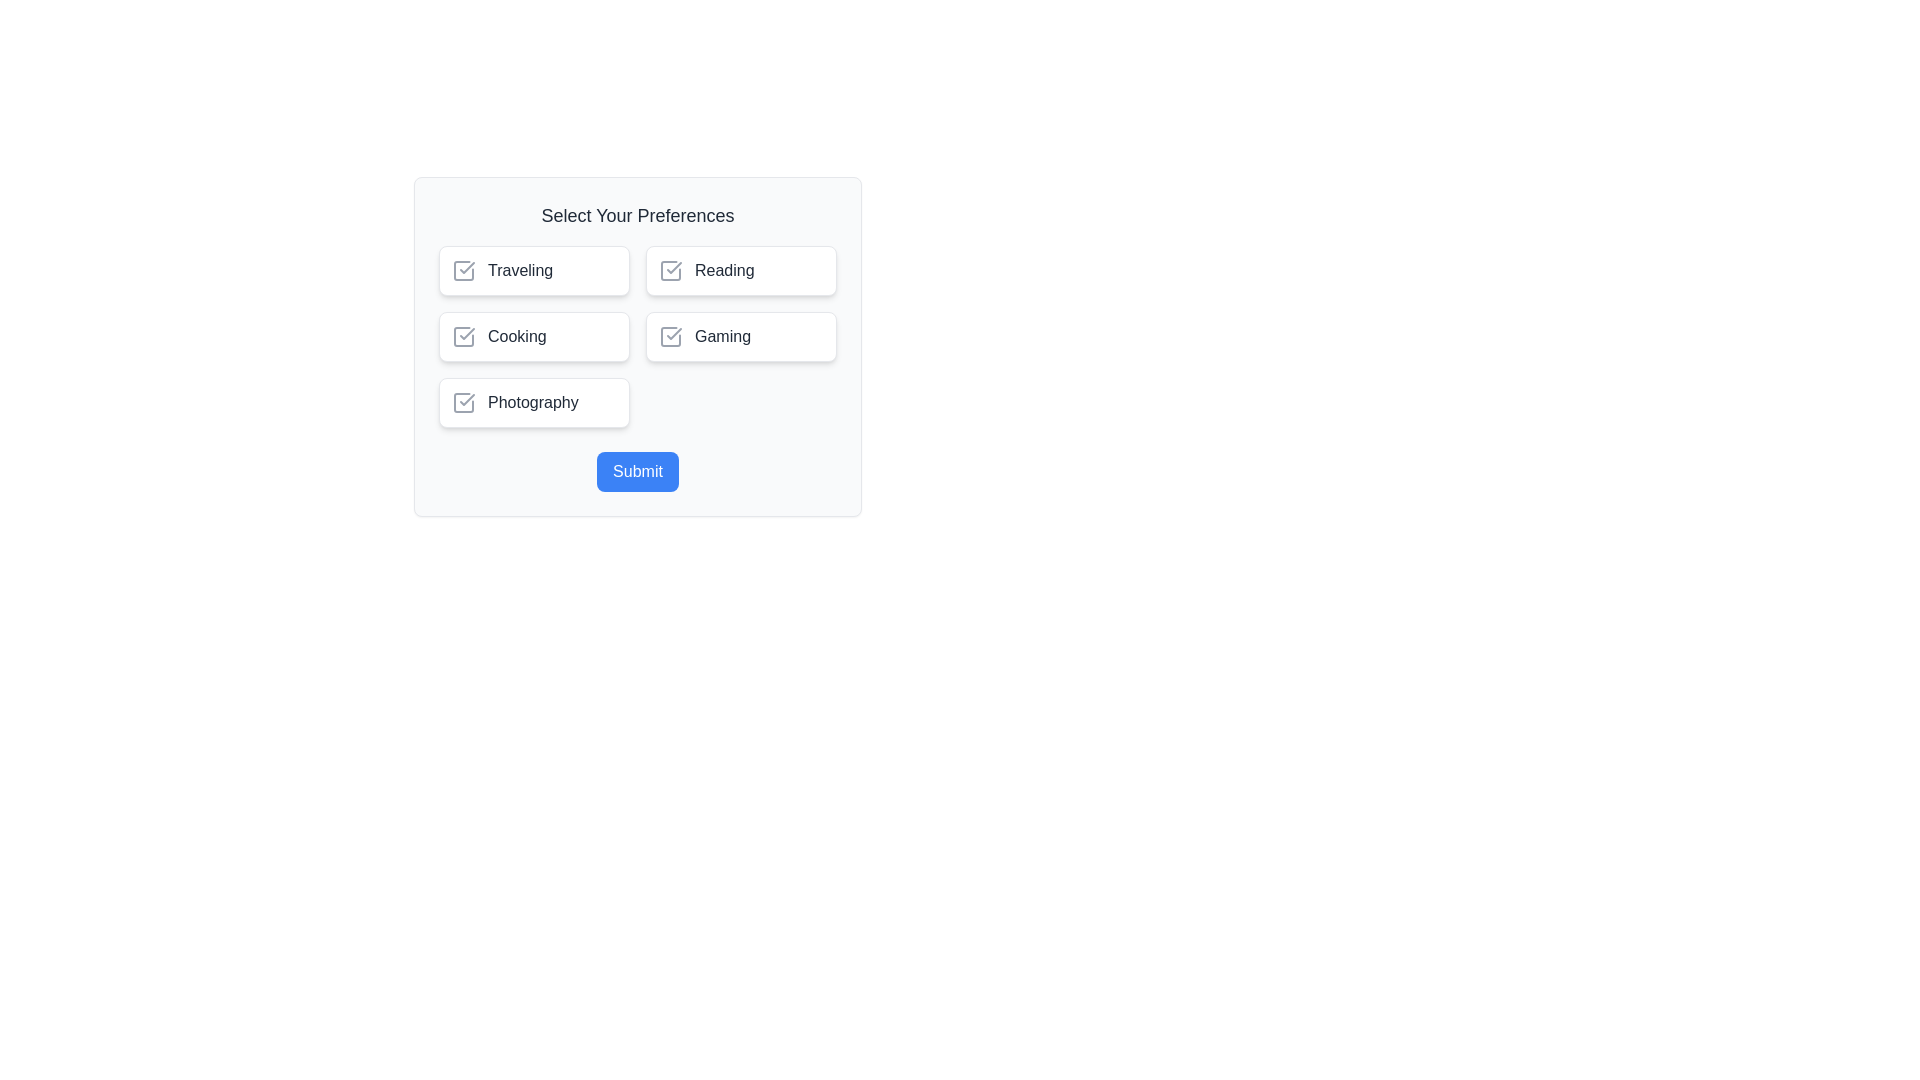 This screenshot has height=1080, width=1920. I want to click on the submit button at the bottom of the 'Select Your Preferences' card for accessibility navigation, so click(637, 471).